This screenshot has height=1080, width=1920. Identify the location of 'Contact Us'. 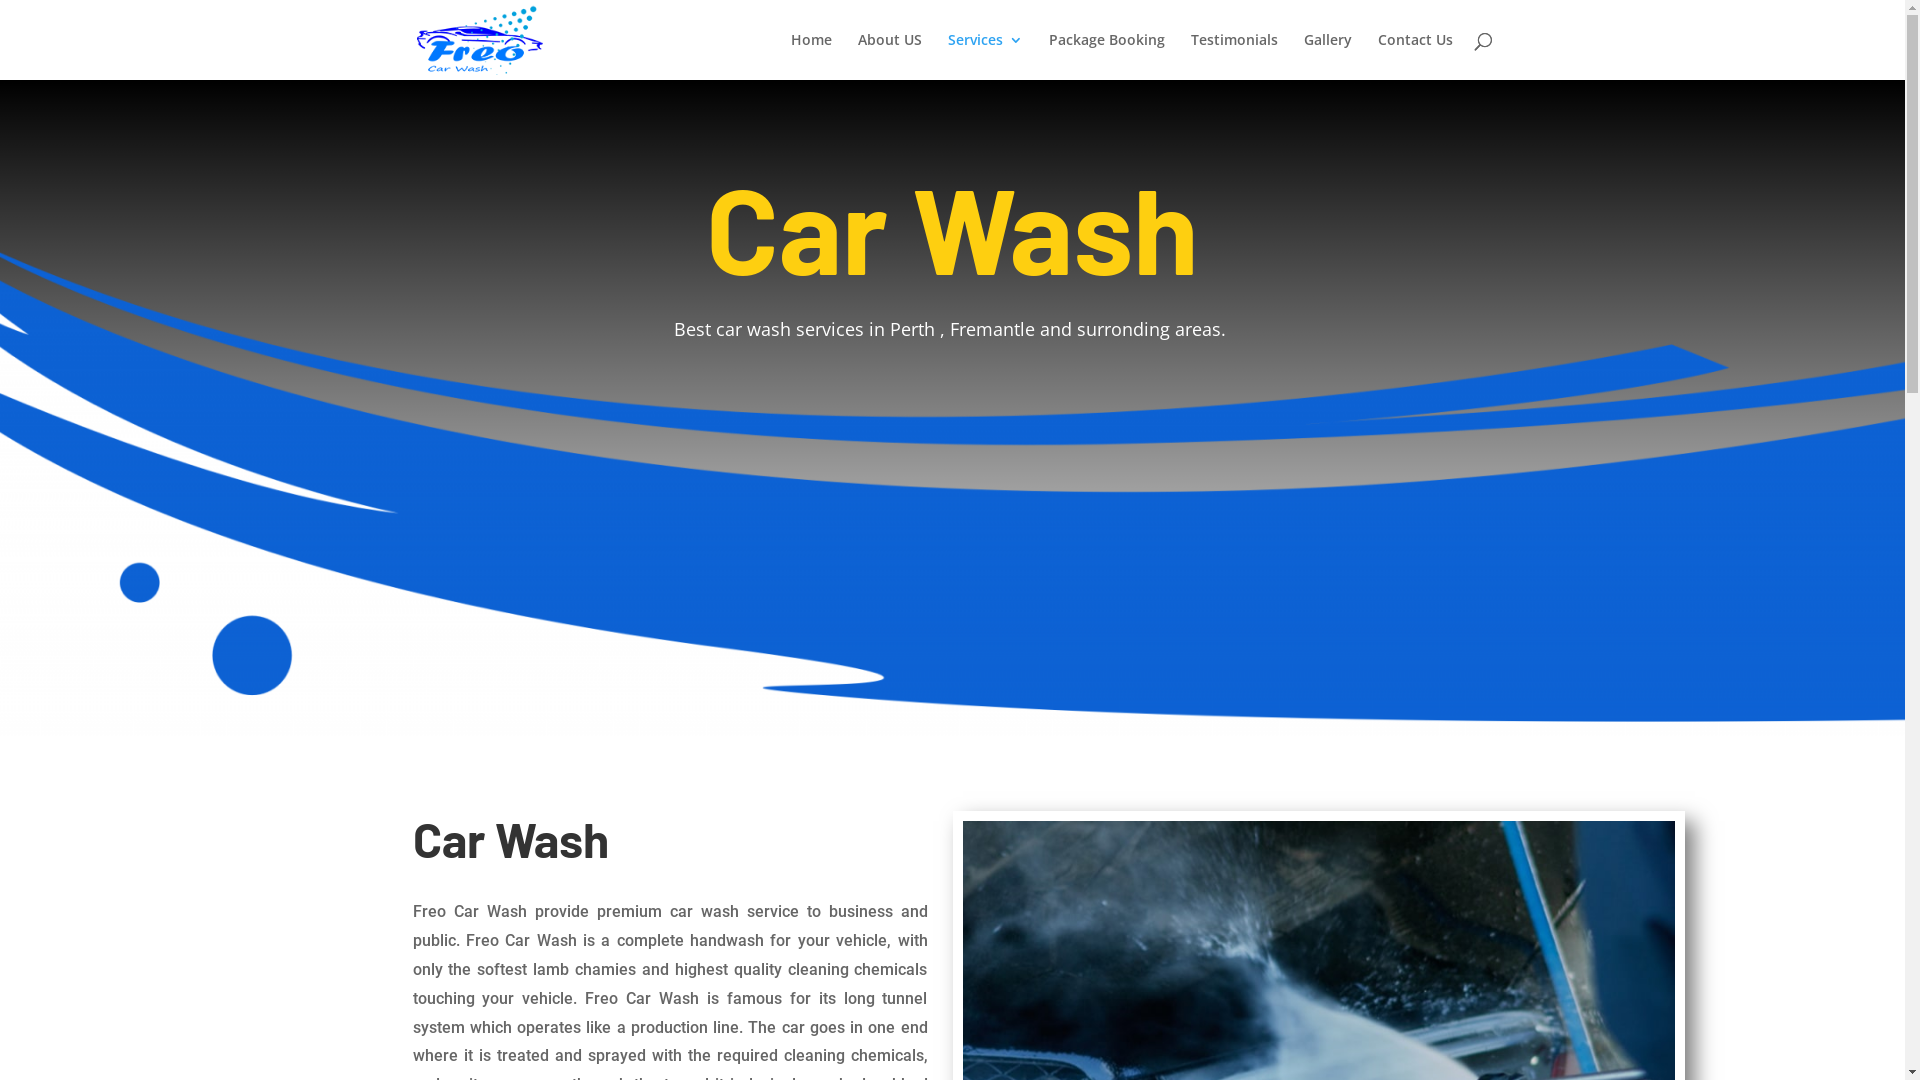
(1376, 55).